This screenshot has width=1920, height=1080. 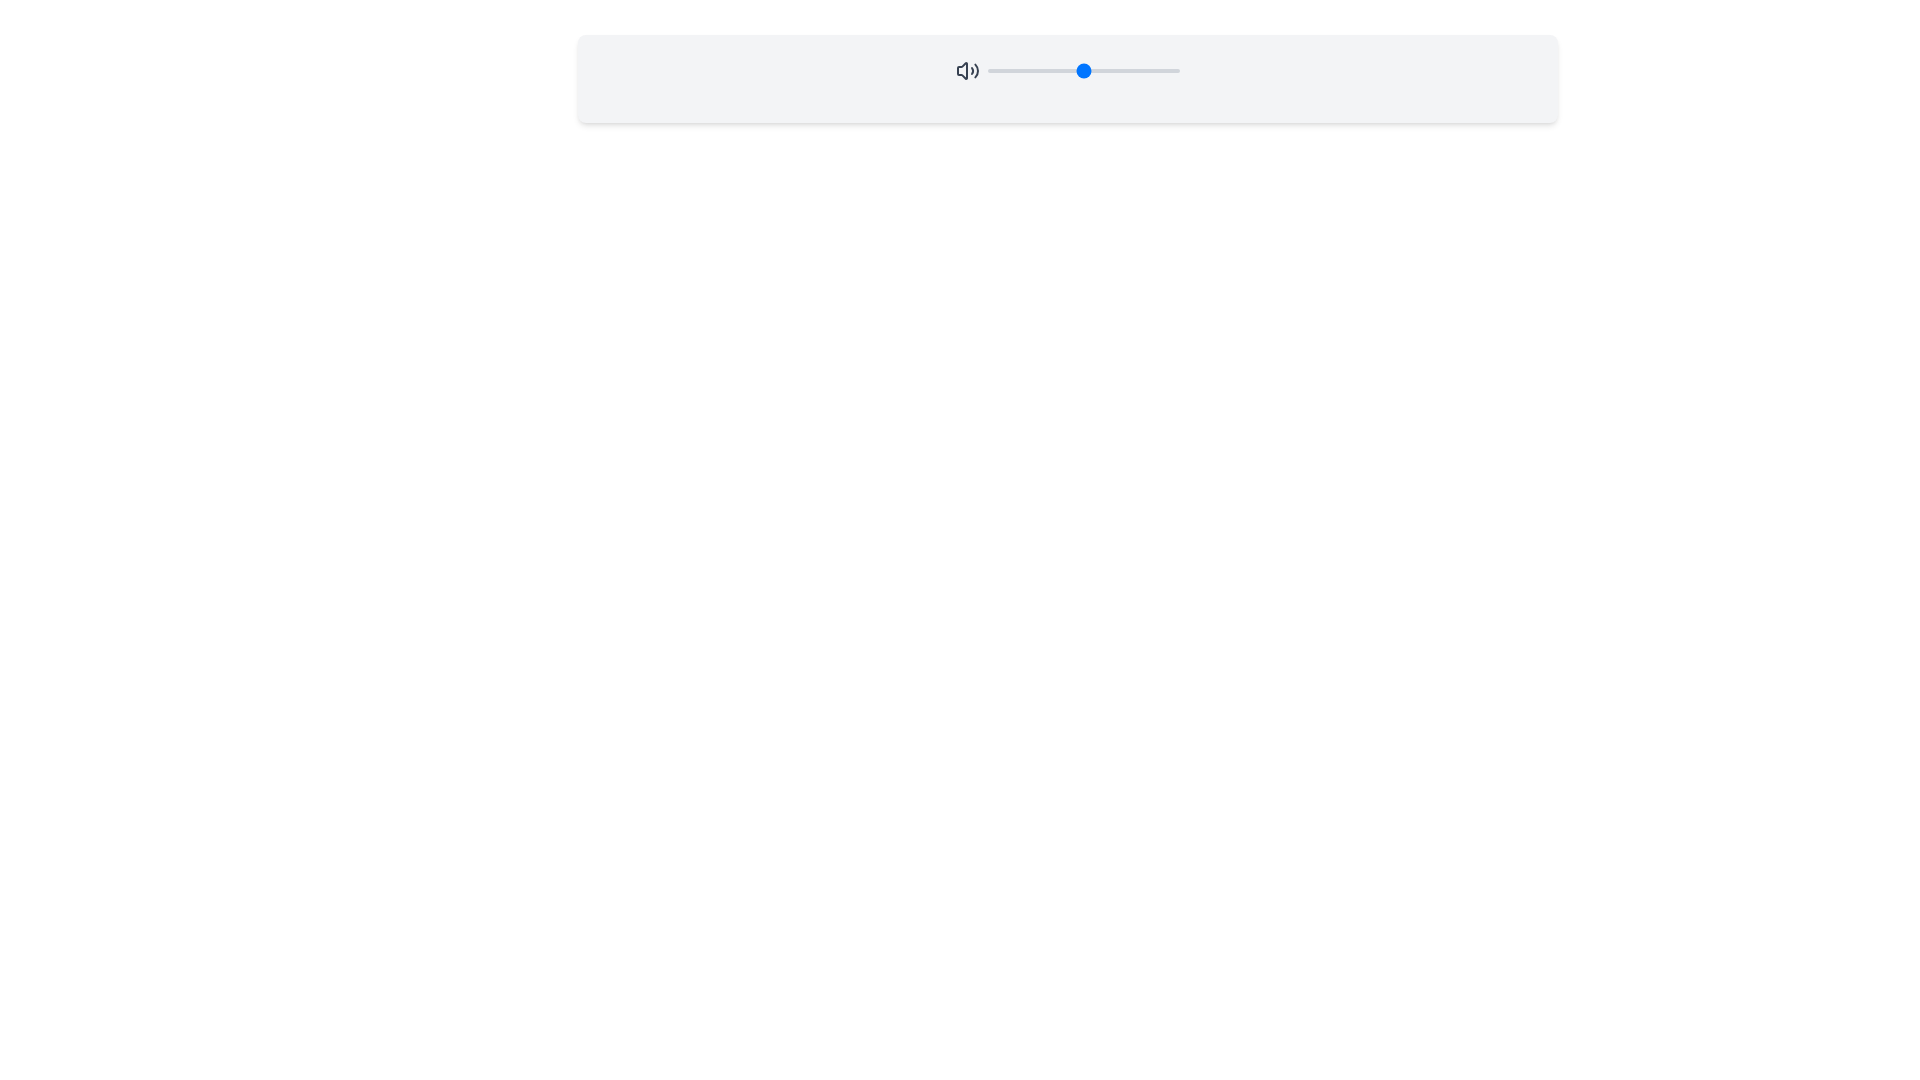 What do you see at coordinates (1086, 69) in the screenshot?
I see `volume level` at bounding box center [1086, 69].